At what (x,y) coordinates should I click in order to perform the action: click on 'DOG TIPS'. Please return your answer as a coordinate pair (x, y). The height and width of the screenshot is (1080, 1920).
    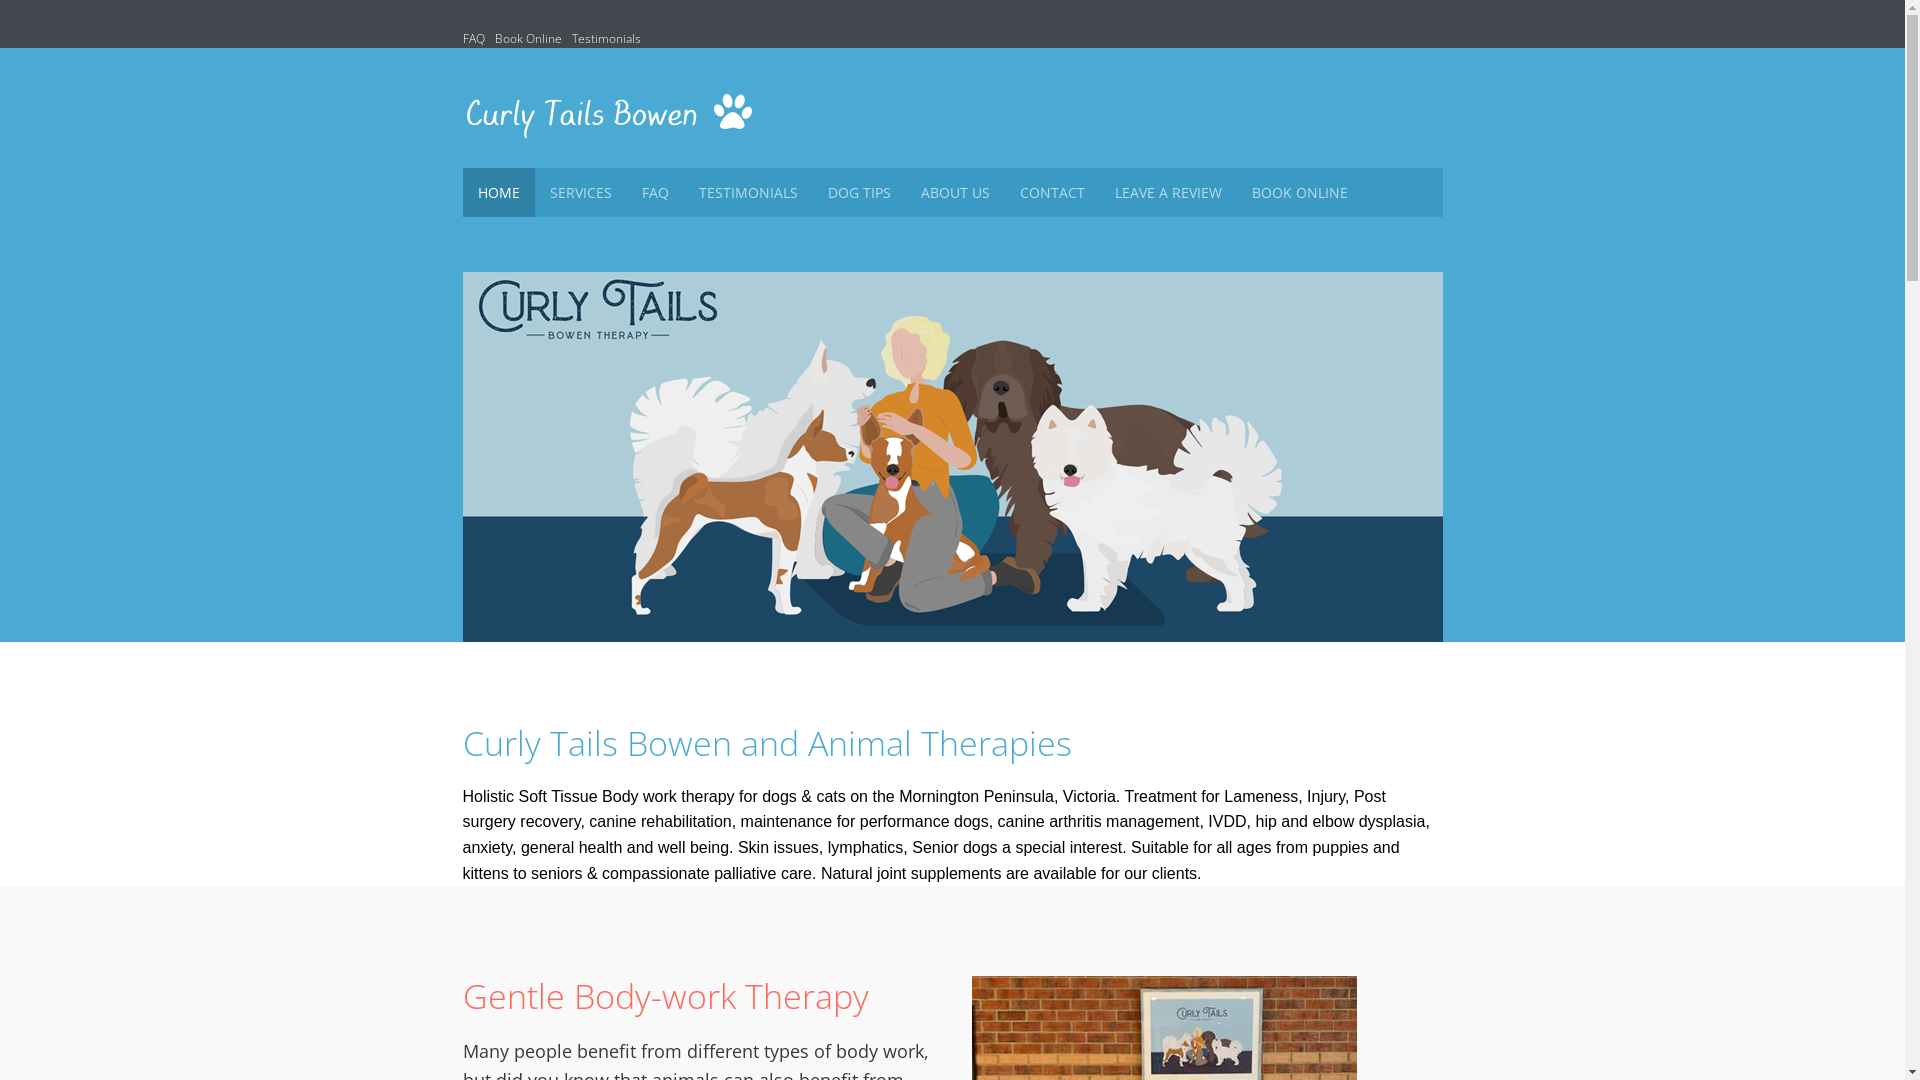
    Looking at the image, I should click on (858, 192).